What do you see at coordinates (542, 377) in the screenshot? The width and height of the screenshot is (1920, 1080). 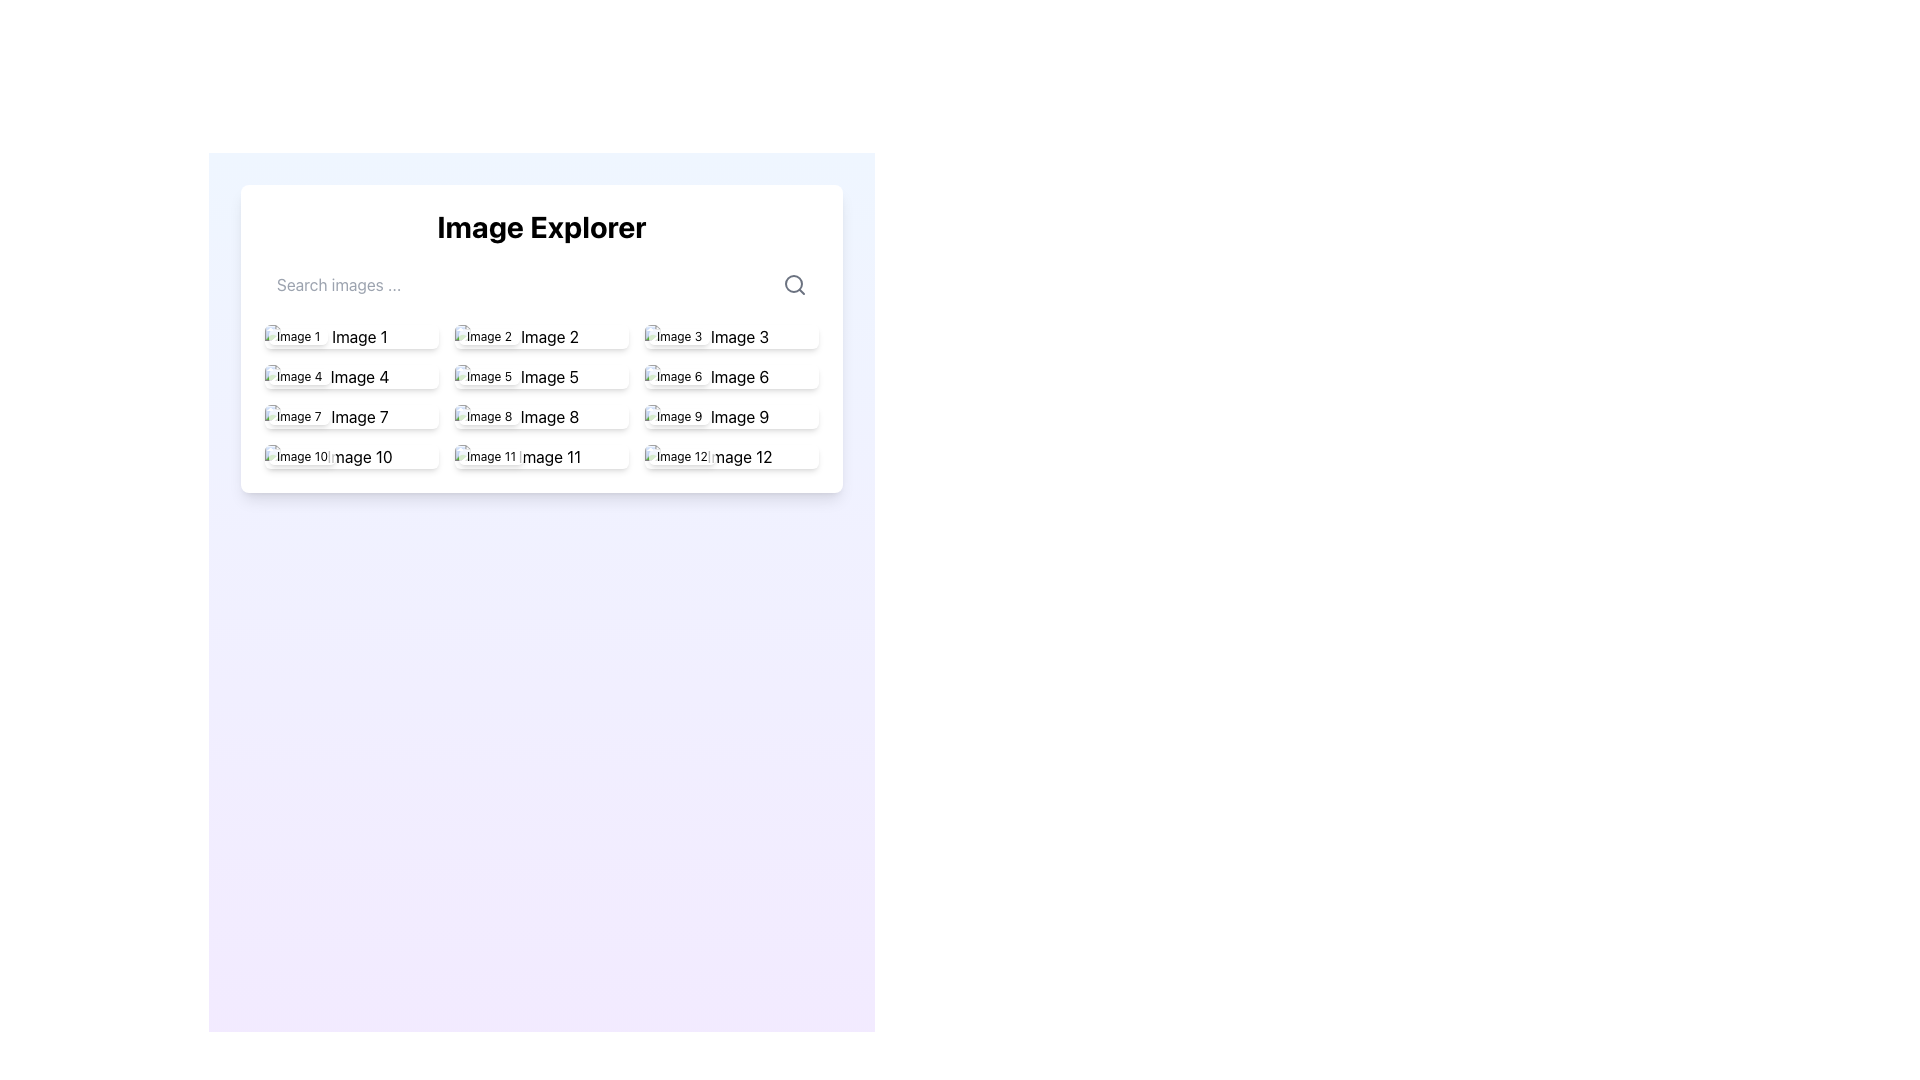 I see `the thumbnail labeled 'Image 5'` at bounding box center [542, 377].